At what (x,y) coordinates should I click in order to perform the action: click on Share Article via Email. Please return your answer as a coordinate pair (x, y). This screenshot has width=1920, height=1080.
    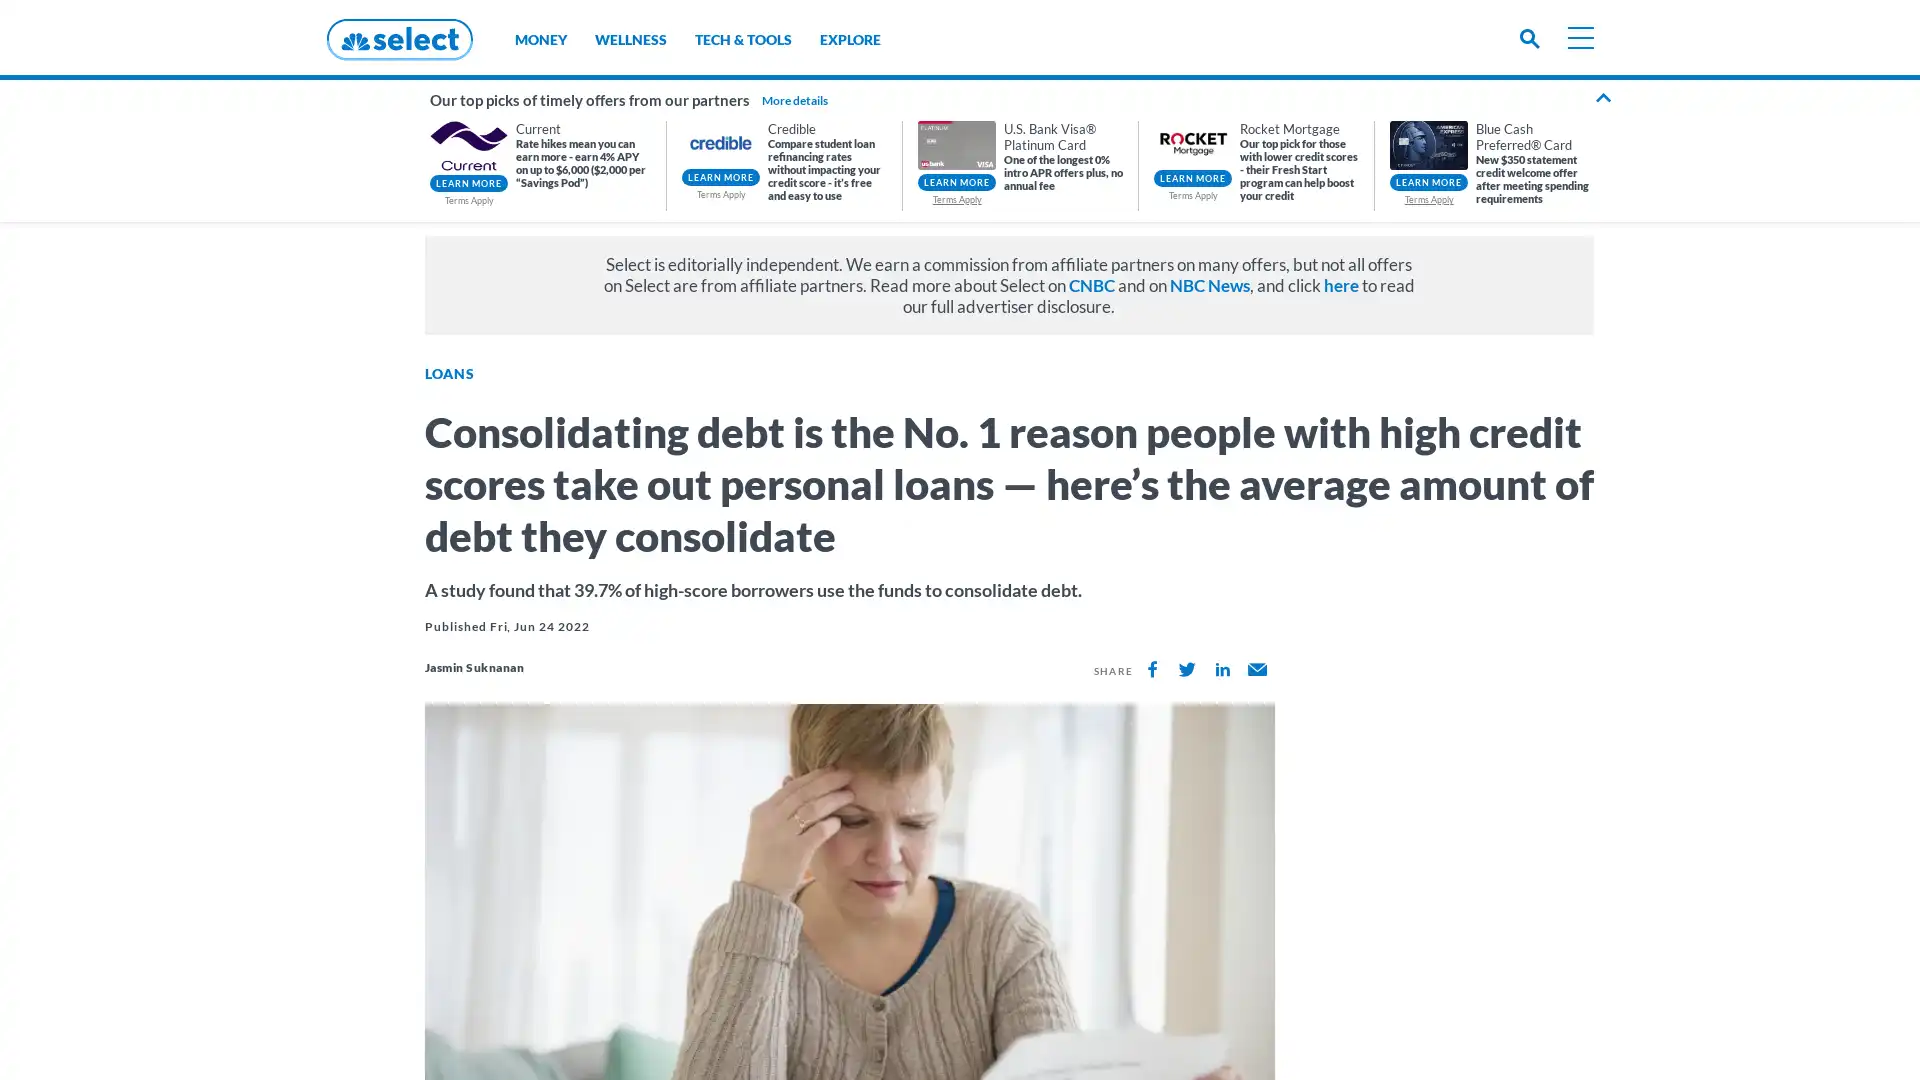
    Looking at the image, I should click on (1255, 669).